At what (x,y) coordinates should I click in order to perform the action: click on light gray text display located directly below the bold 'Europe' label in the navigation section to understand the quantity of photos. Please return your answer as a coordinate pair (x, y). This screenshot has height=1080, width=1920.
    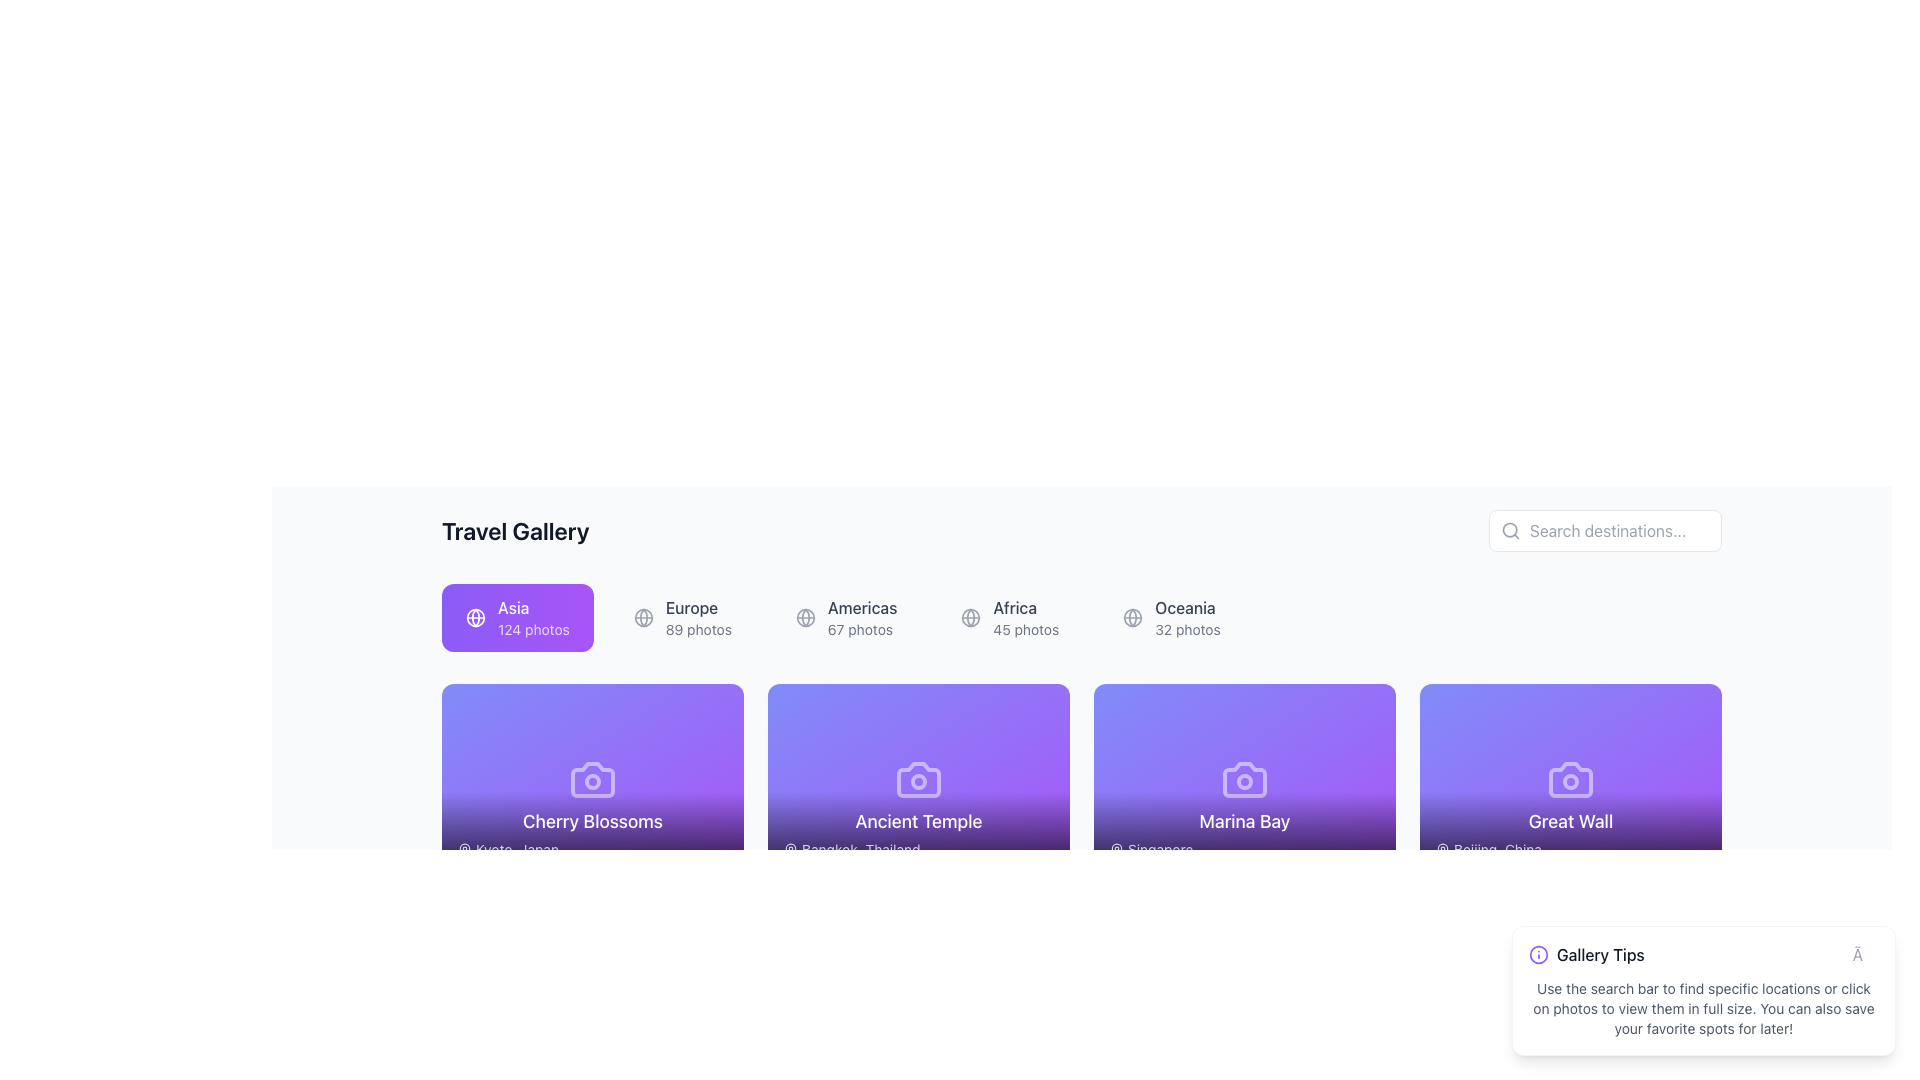
    Looking at the image, I should click on (698, 628).